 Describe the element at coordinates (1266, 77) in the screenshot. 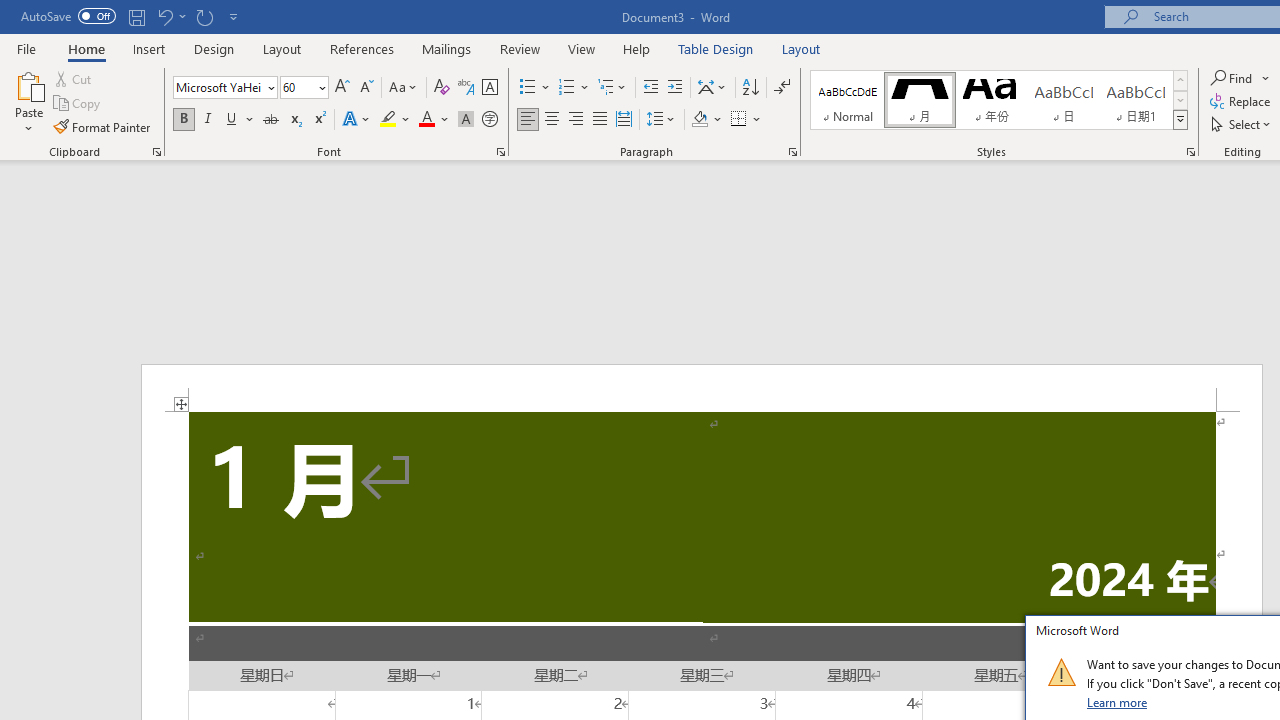

I see `'More Options'` at that location.